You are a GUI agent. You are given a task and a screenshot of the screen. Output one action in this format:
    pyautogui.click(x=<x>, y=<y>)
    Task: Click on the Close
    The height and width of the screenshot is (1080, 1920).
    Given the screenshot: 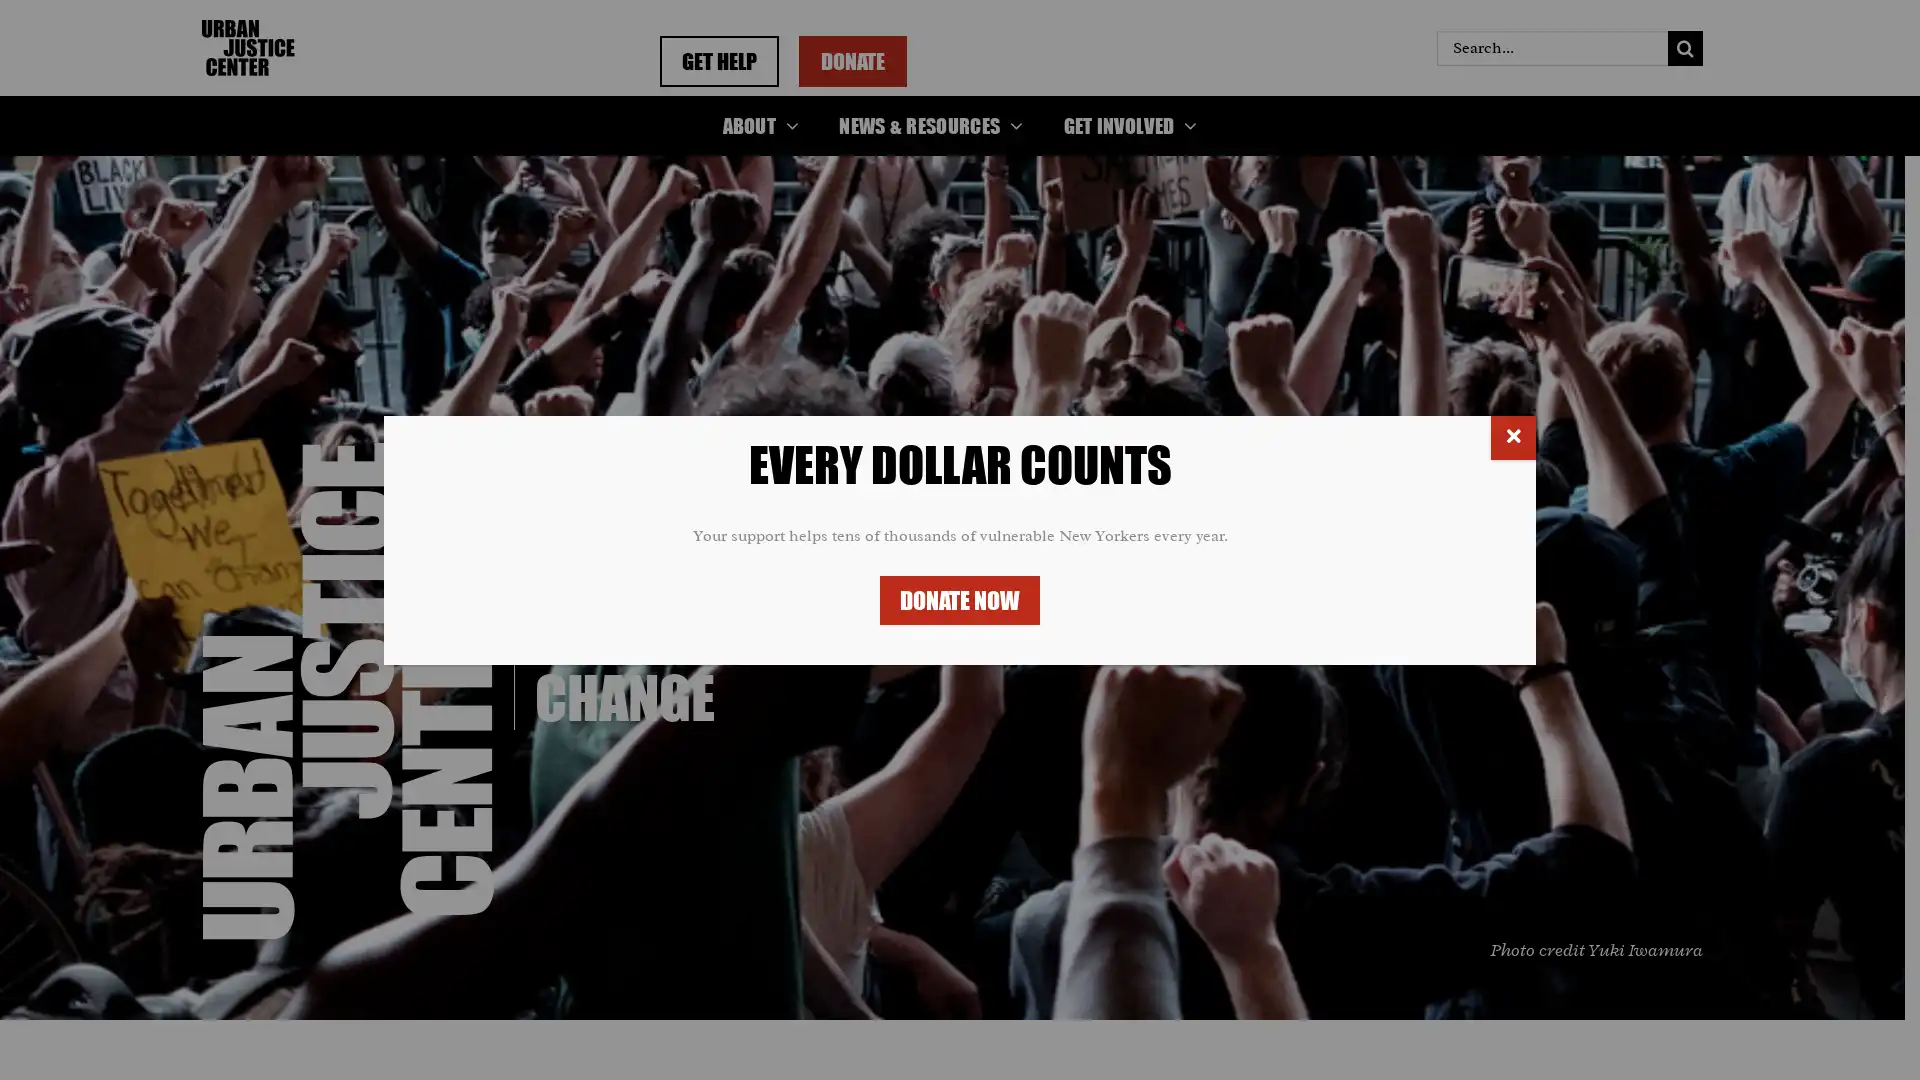 What is the action you would take?
    pyautogui.click(x=1513, y=435)
    